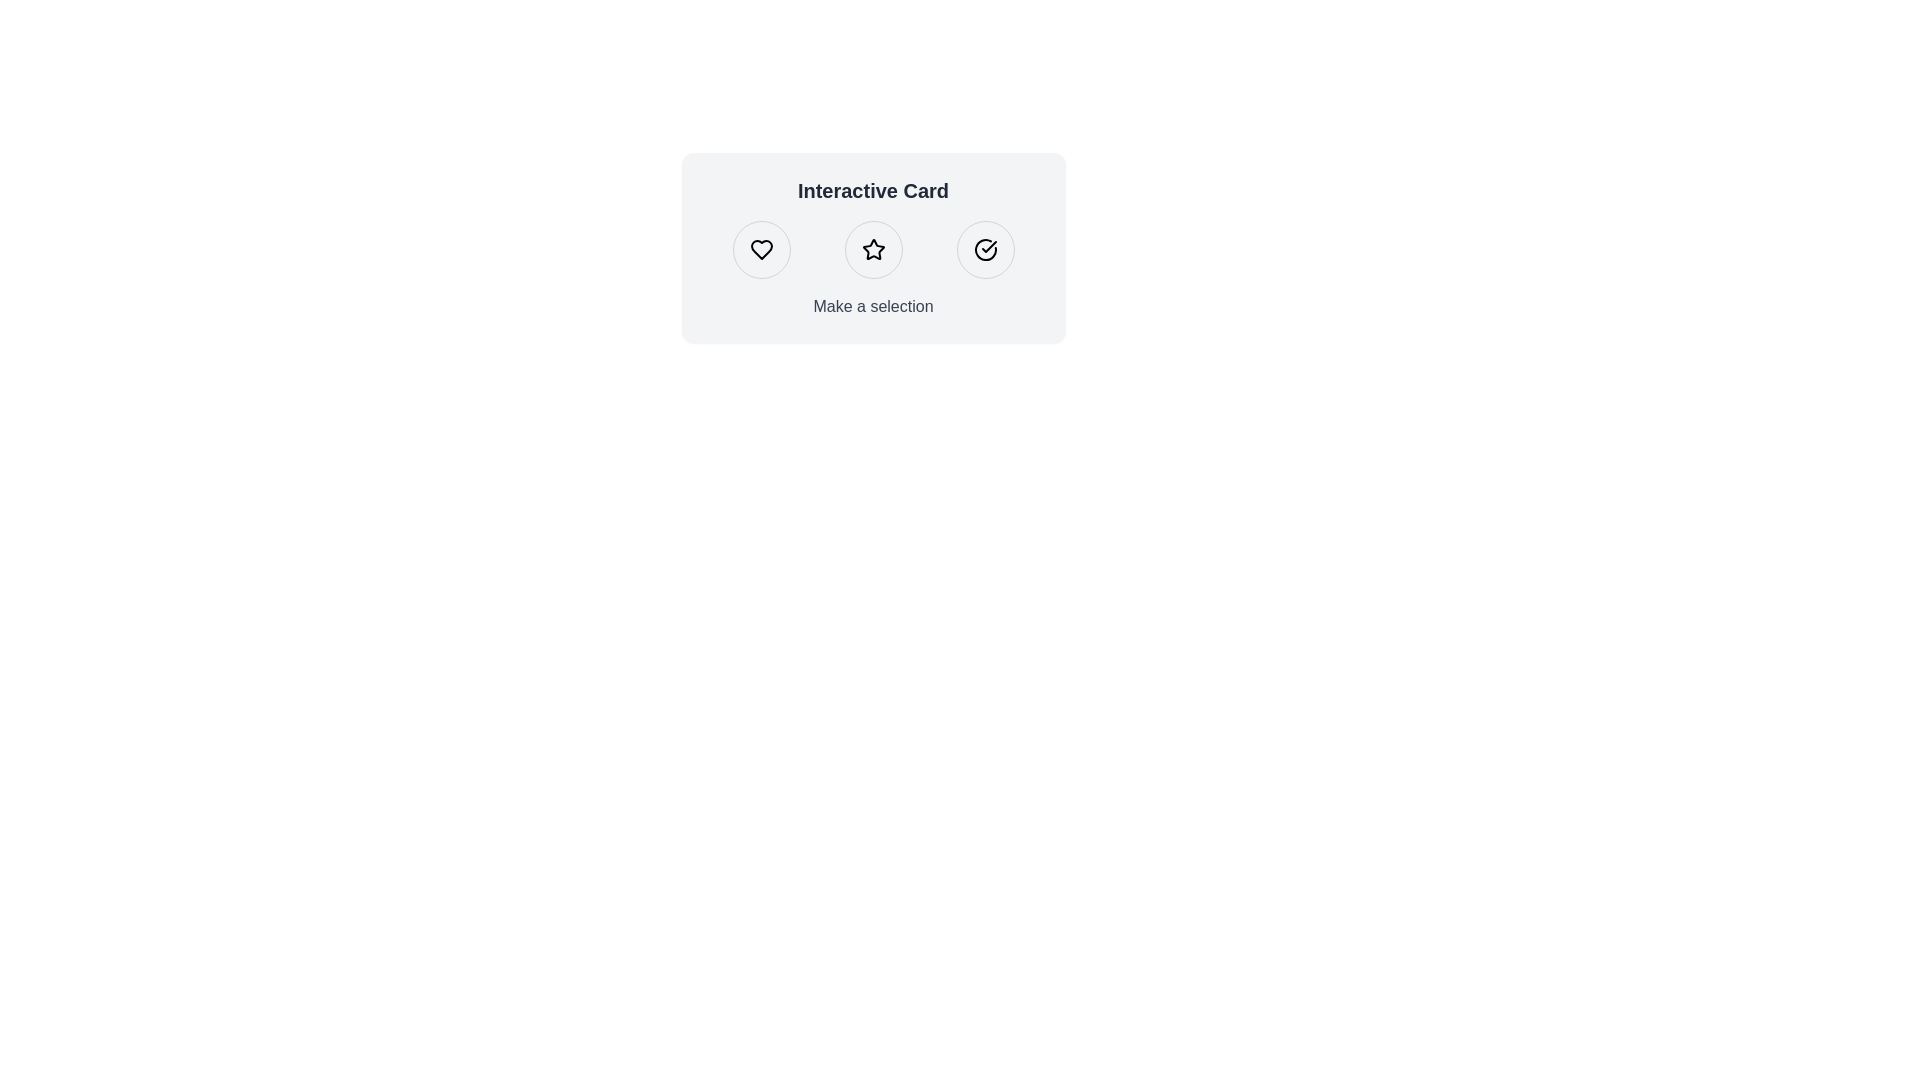  What do you see at coordinates (873, 249) in the screenshot?
I see `the interactive icon located centrally within the circular button in the 'Interactive Card'` at bounding box center [873, 249].